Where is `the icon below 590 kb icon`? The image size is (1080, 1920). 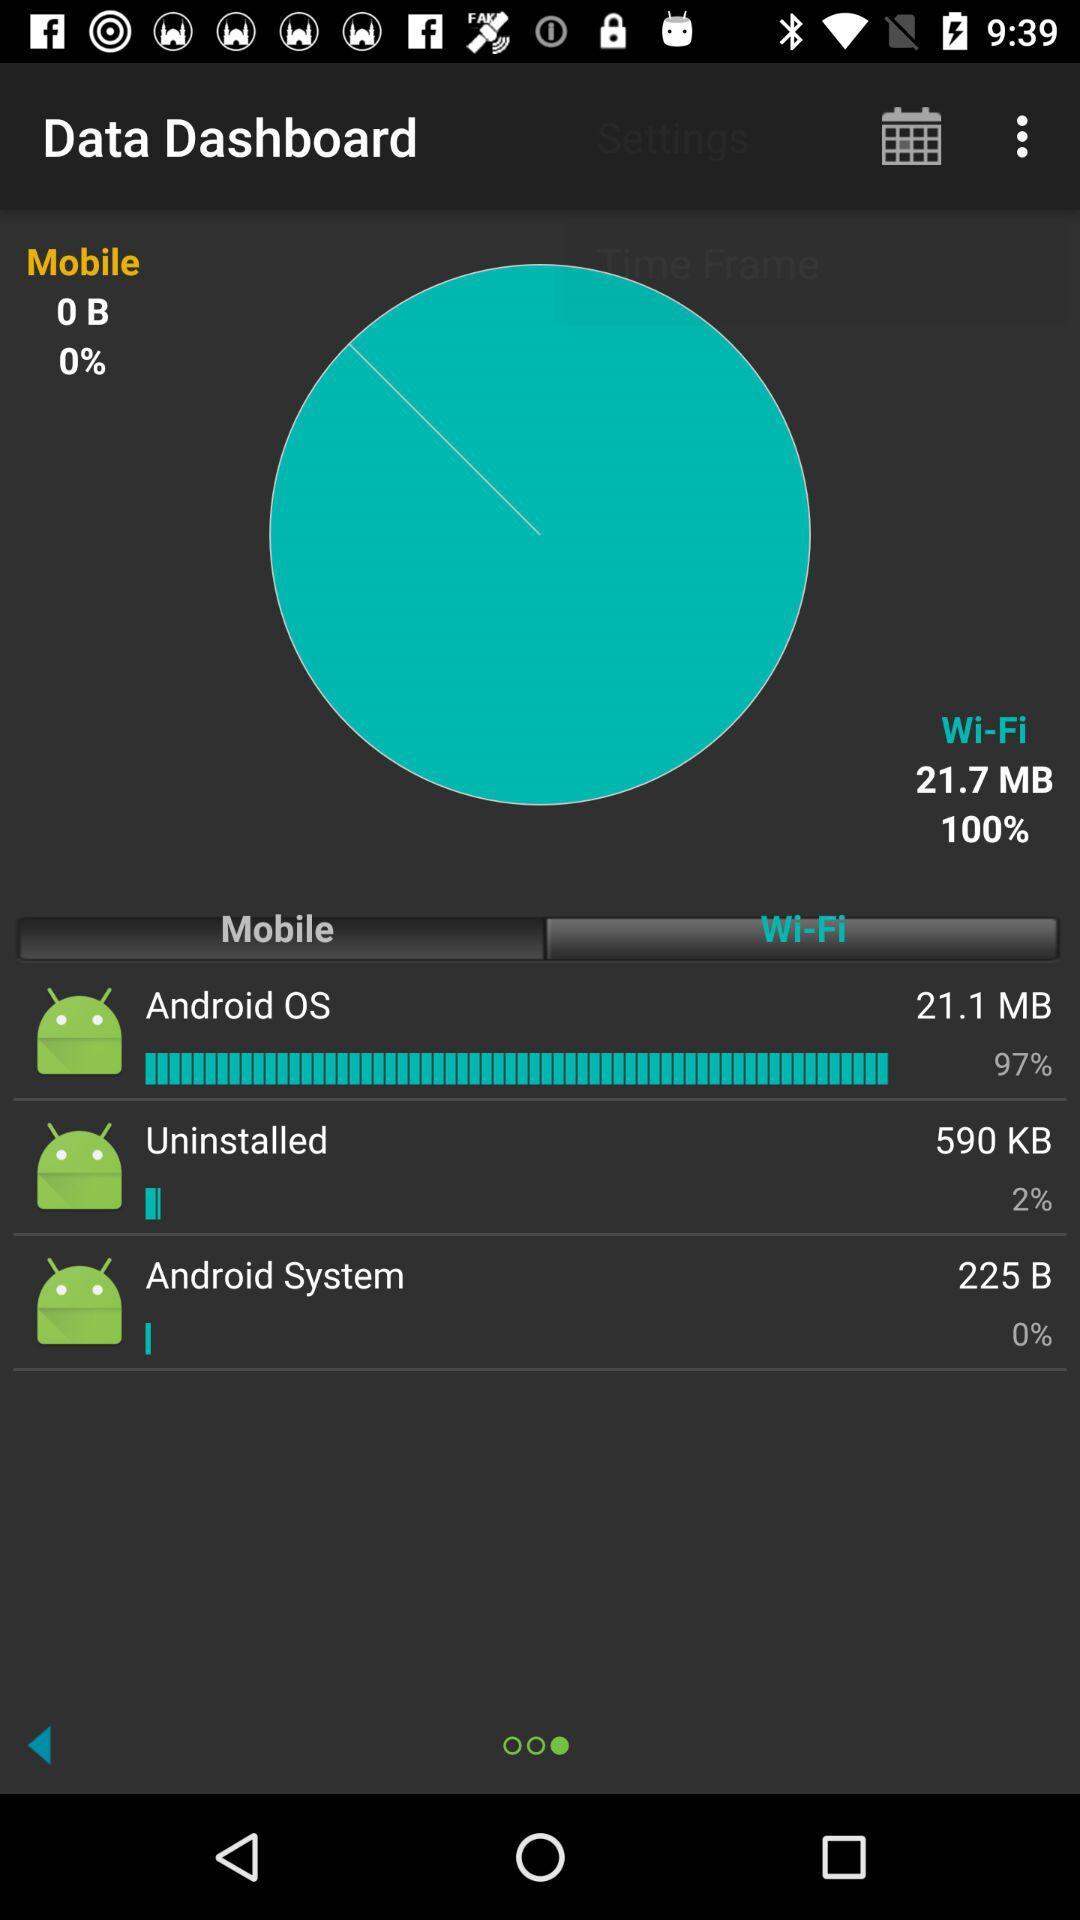
the icon below 590 kb icon is located at coordinates (1032, 1198).